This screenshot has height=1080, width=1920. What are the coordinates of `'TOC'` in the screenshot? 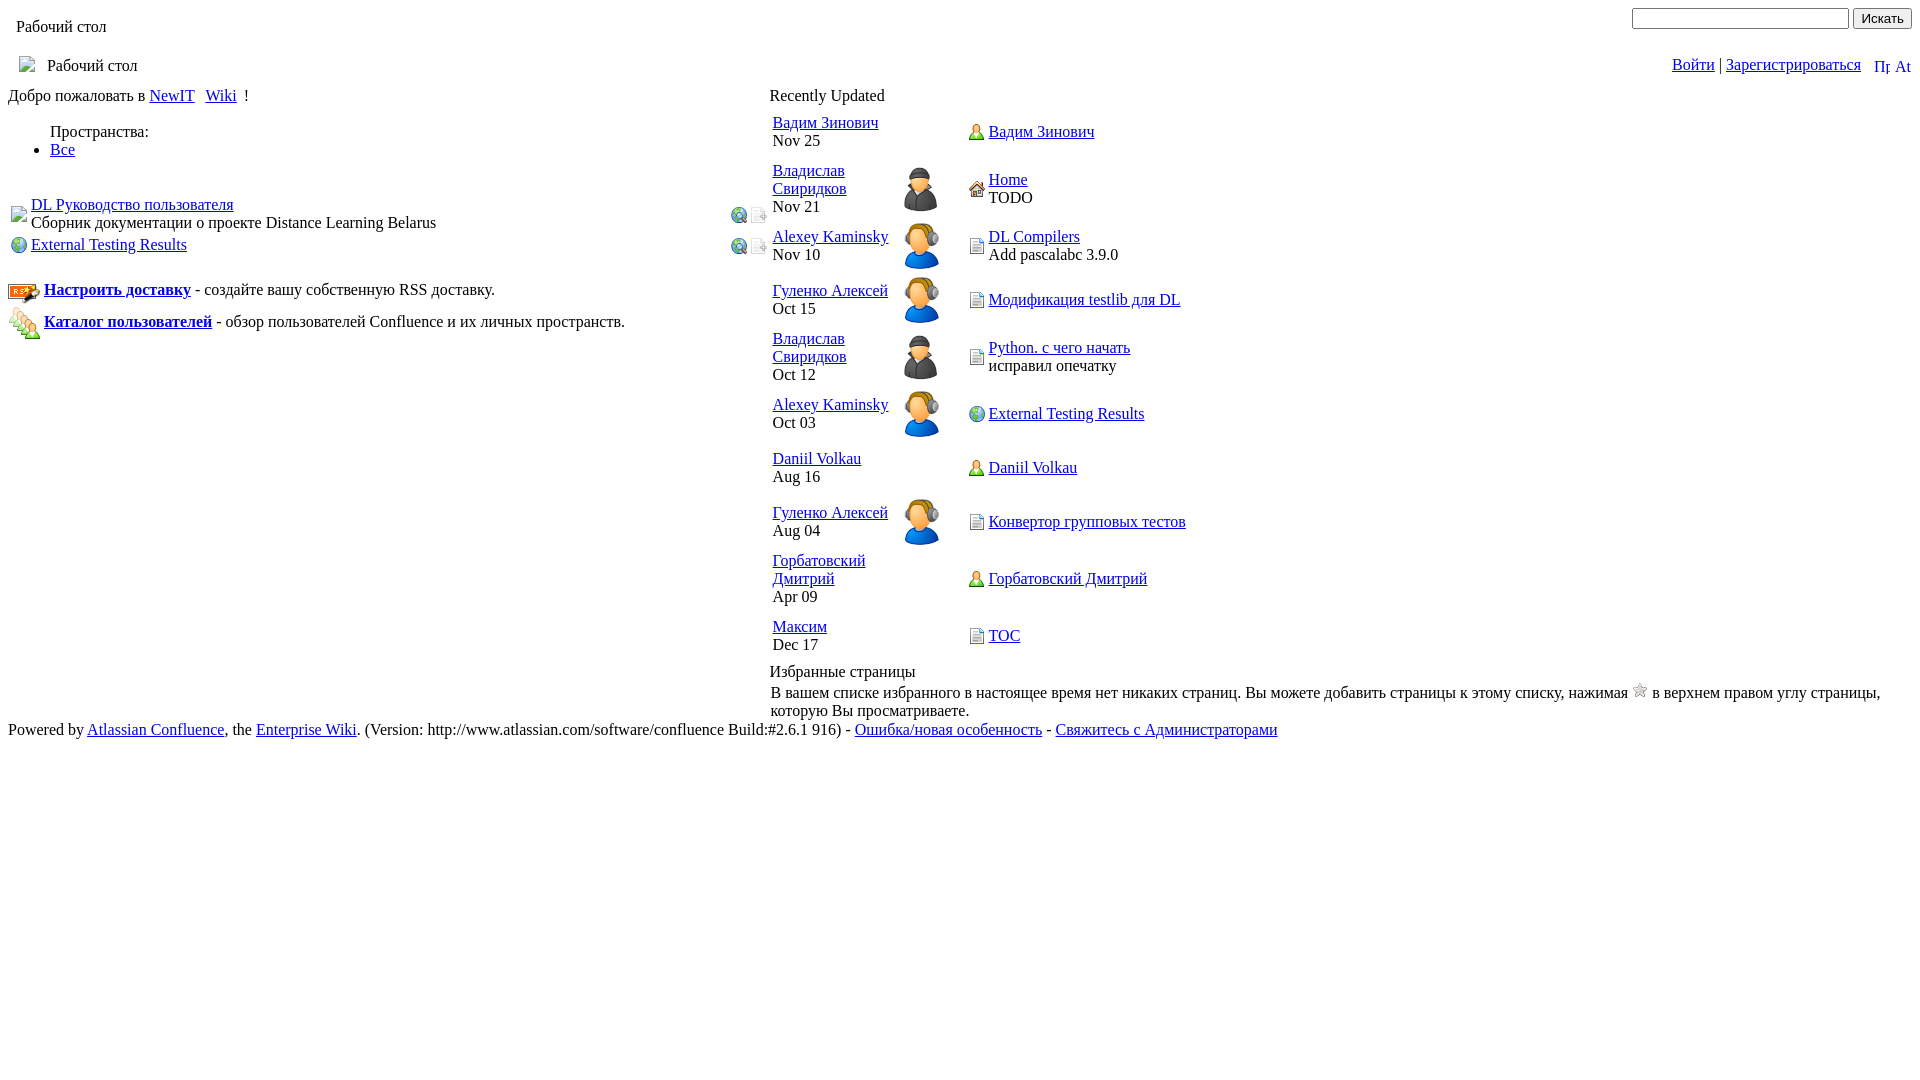 It's located at (969, 636).